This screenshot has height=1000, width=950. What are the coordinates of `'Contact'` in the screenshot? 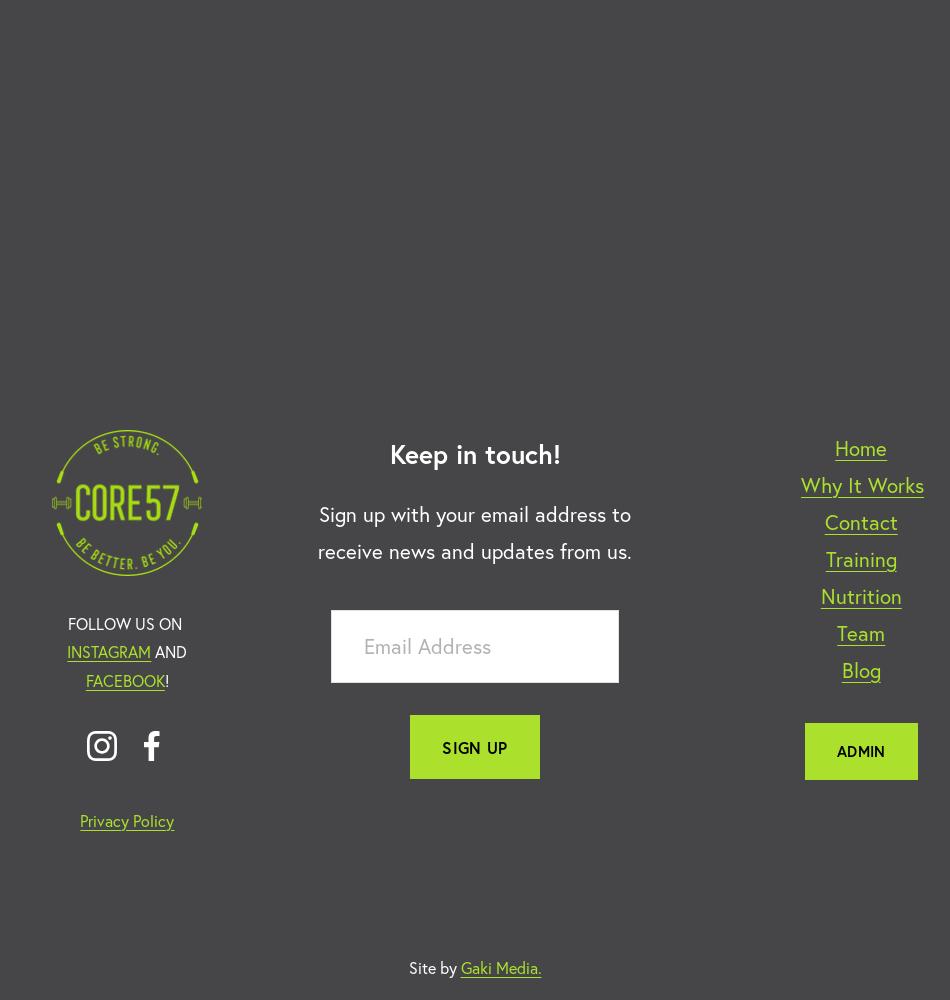 It's located at (859, 521).